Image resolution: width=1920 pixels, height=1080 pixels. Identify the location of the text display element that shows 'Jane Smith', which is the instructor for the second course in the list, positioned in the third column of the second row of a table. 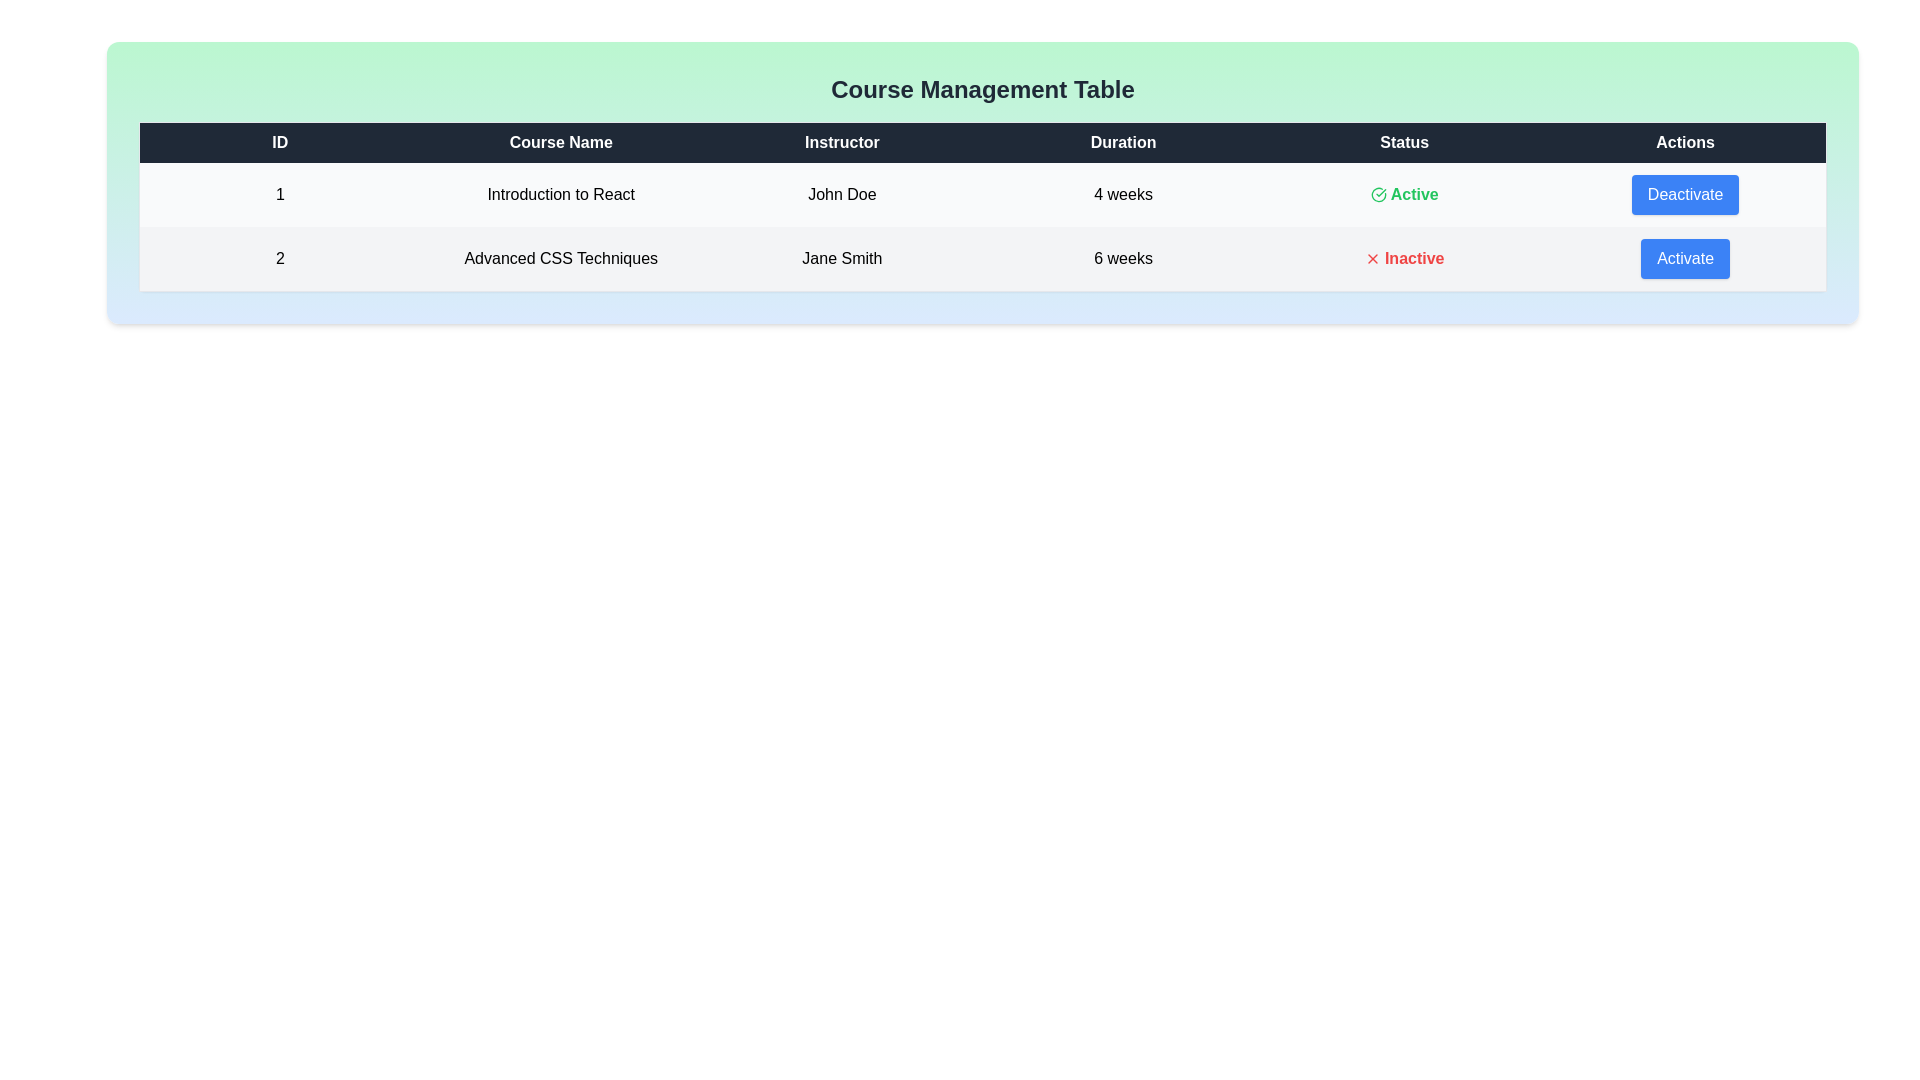
(842, 258).